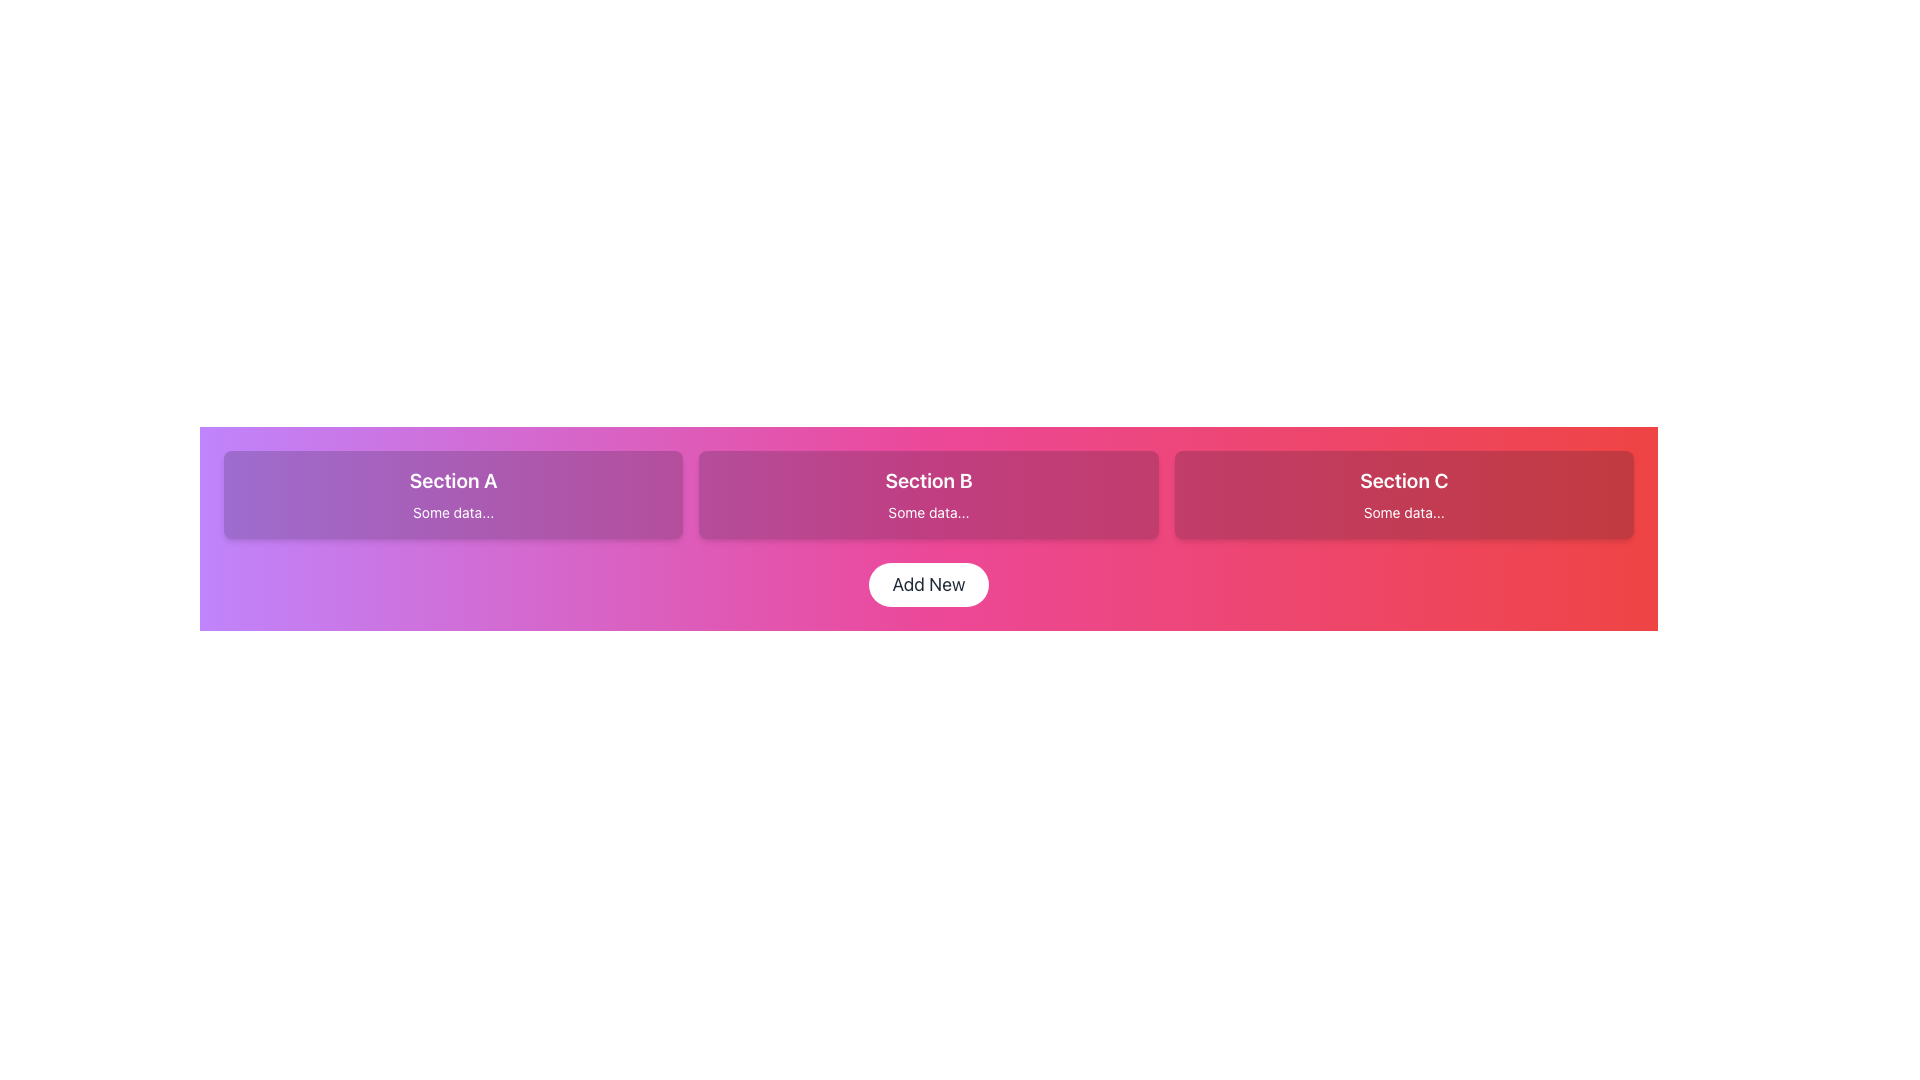  Describe the element at coordinates (1403, 481) in the screenshot. I see `the bold text element displaying 'Section C' styled with a white font color against a gradient red background, which is the title in the third card of three horizontal cards` at that location.